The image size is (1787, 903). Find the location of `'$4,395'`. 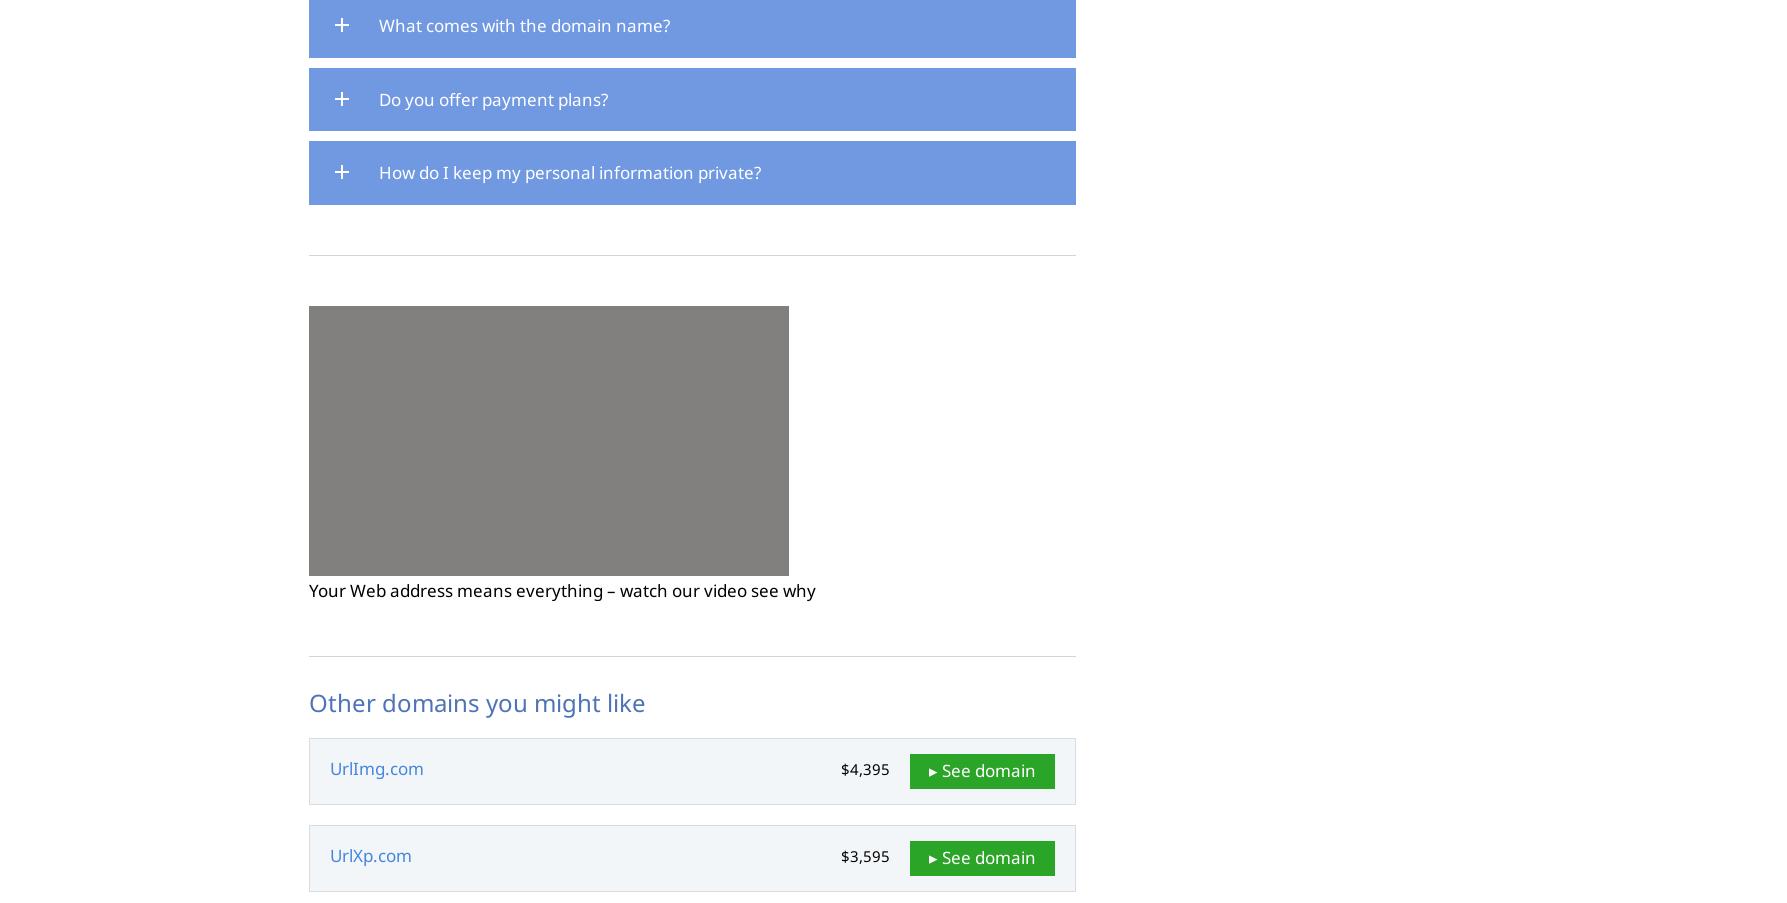

'$4,395' is located at coordinates (864, 768).